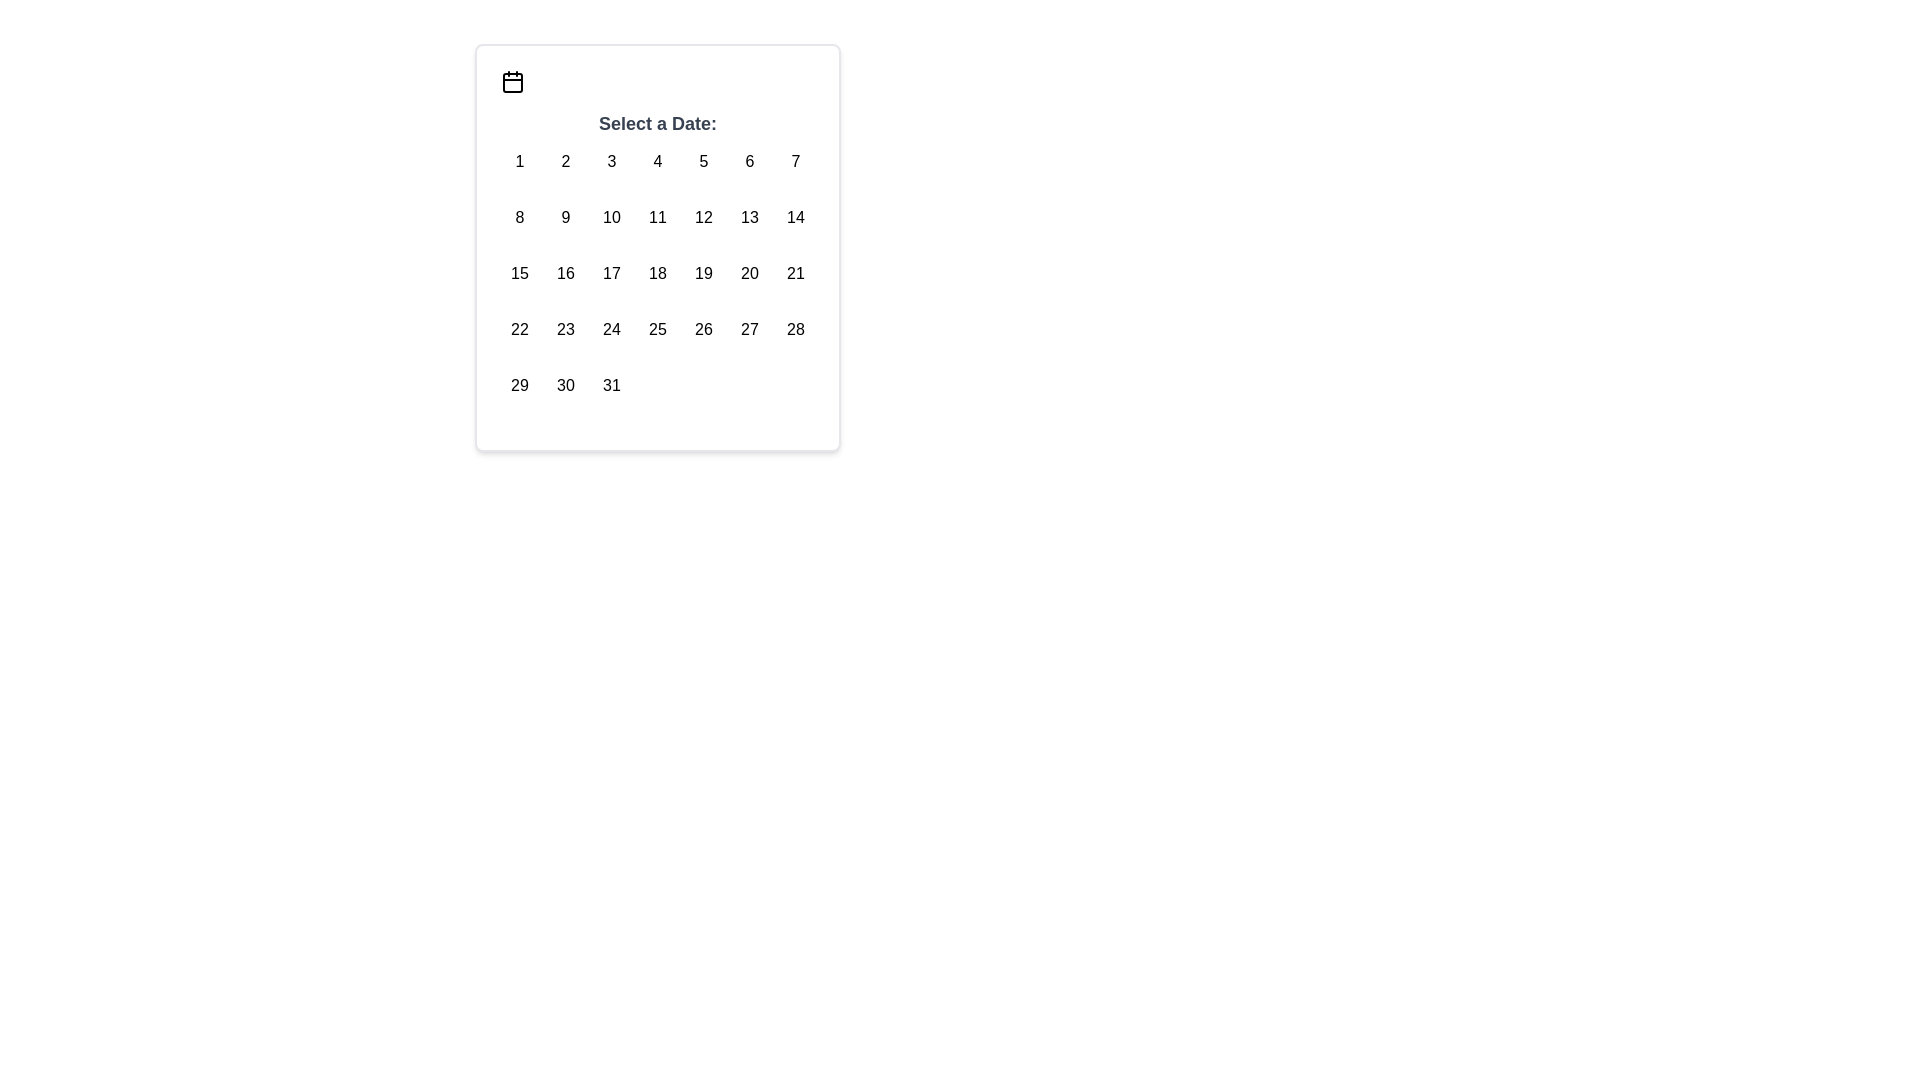 The width and height of the screenshot is (1920, 1080). I want to click on the clickable button representing the date '9' in the calendar interface, so click(565, 218).